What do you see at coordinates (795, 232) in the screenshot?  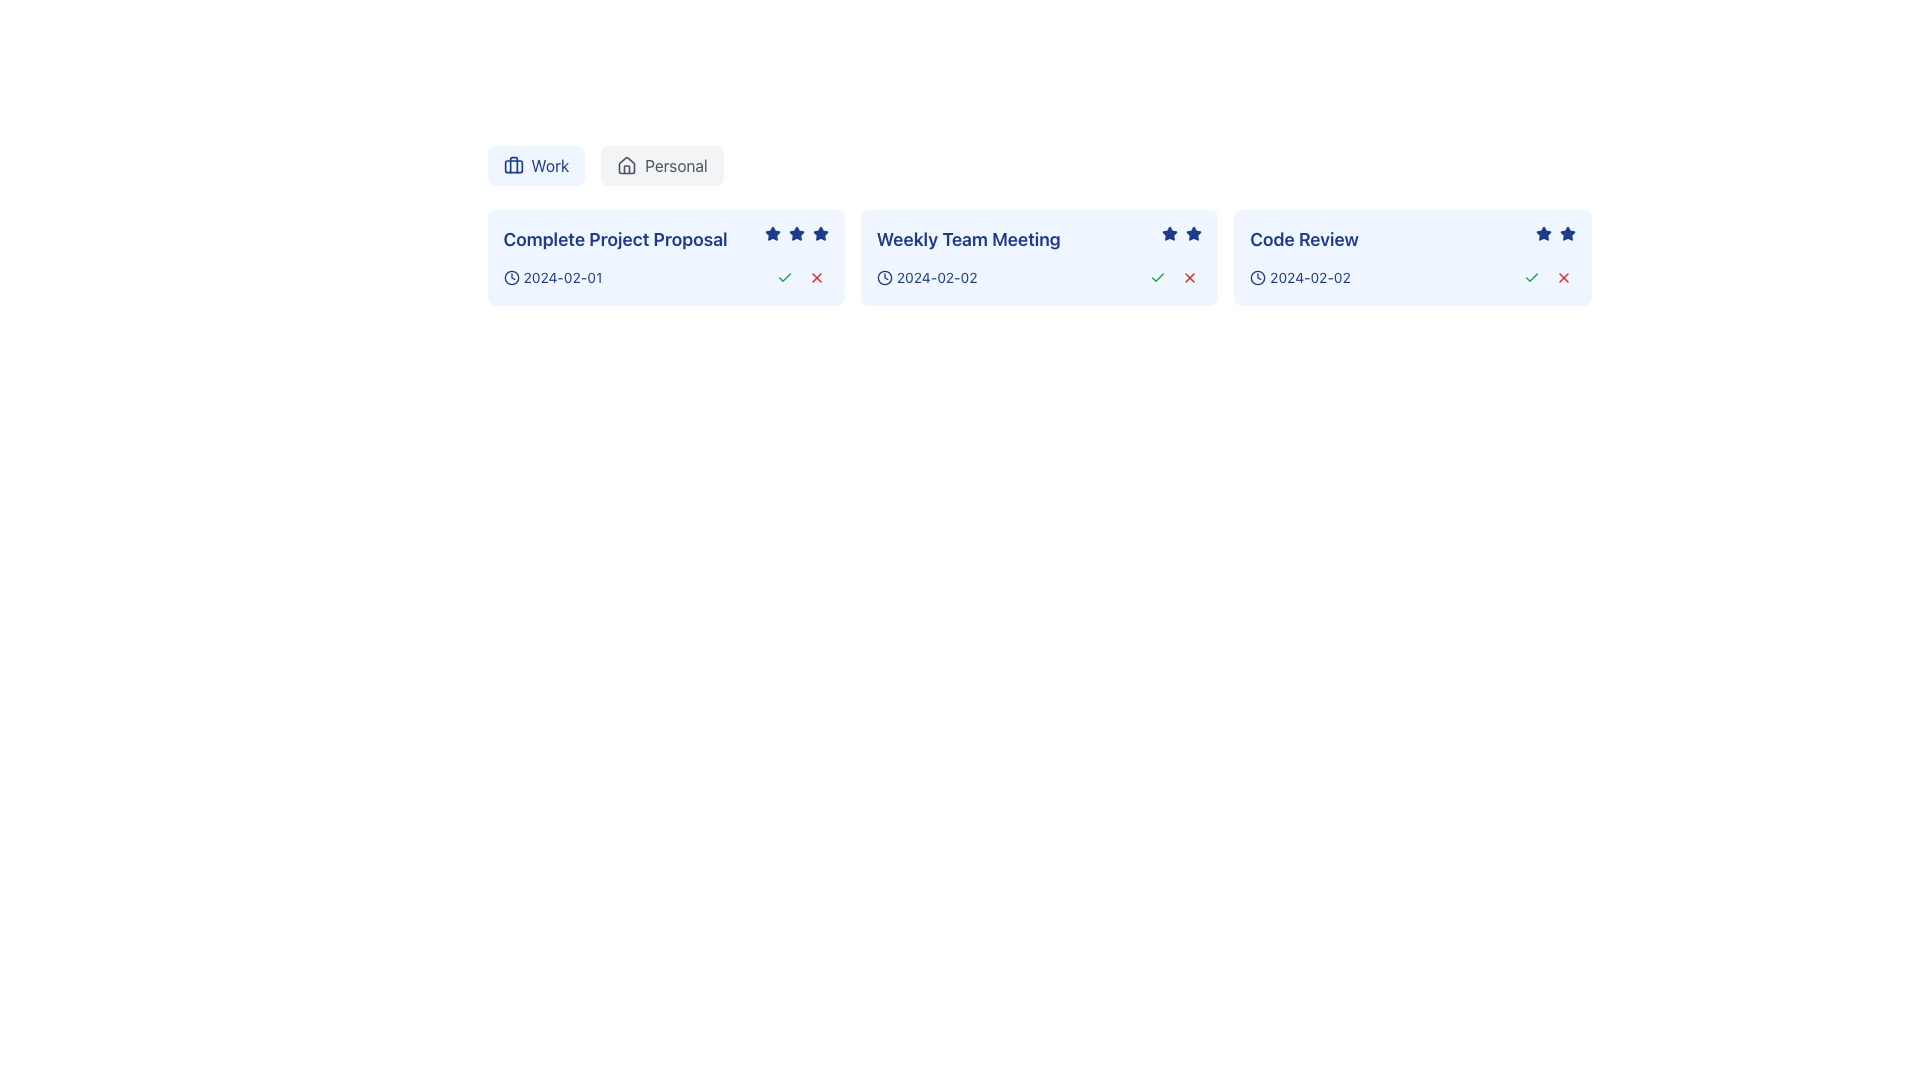 I see `the blue star icon with a white border adjacent to the task entry labeled 'Complete Project Proposal'` at bounding box center [795, 232].